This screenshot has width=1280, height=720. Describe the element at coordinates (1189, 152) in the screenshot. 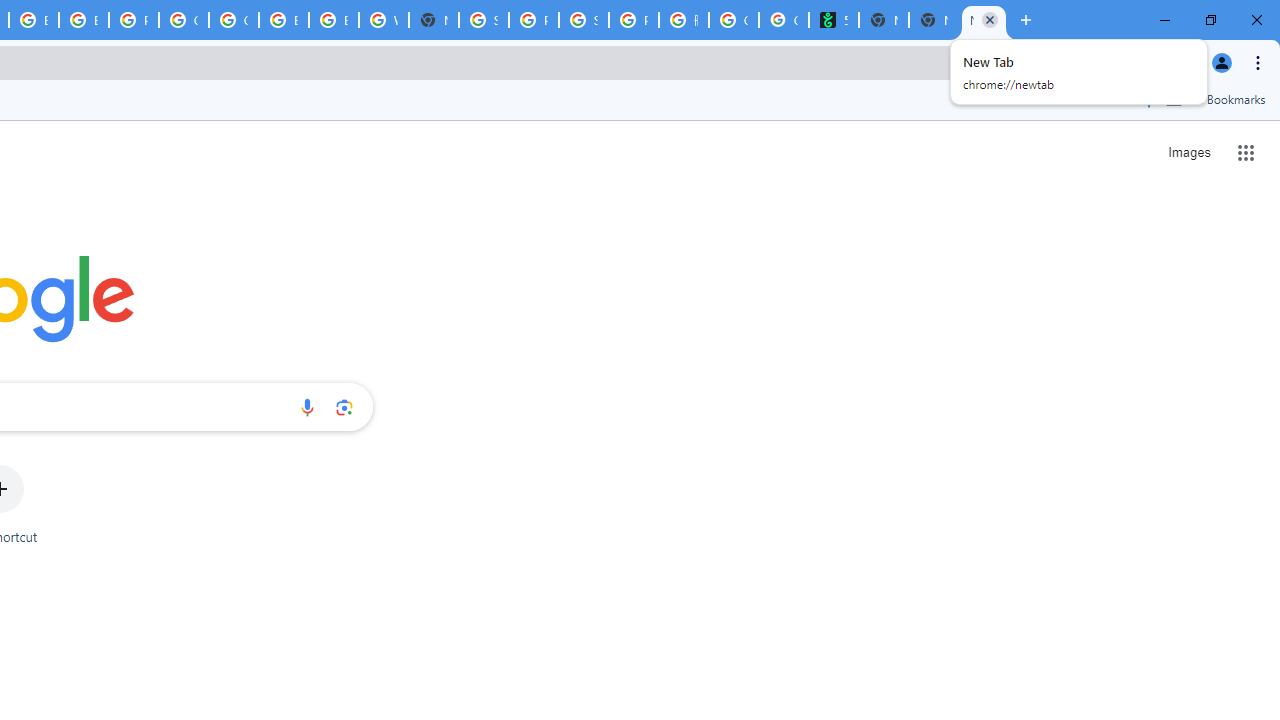

I see `'Search for Images '` at that location.